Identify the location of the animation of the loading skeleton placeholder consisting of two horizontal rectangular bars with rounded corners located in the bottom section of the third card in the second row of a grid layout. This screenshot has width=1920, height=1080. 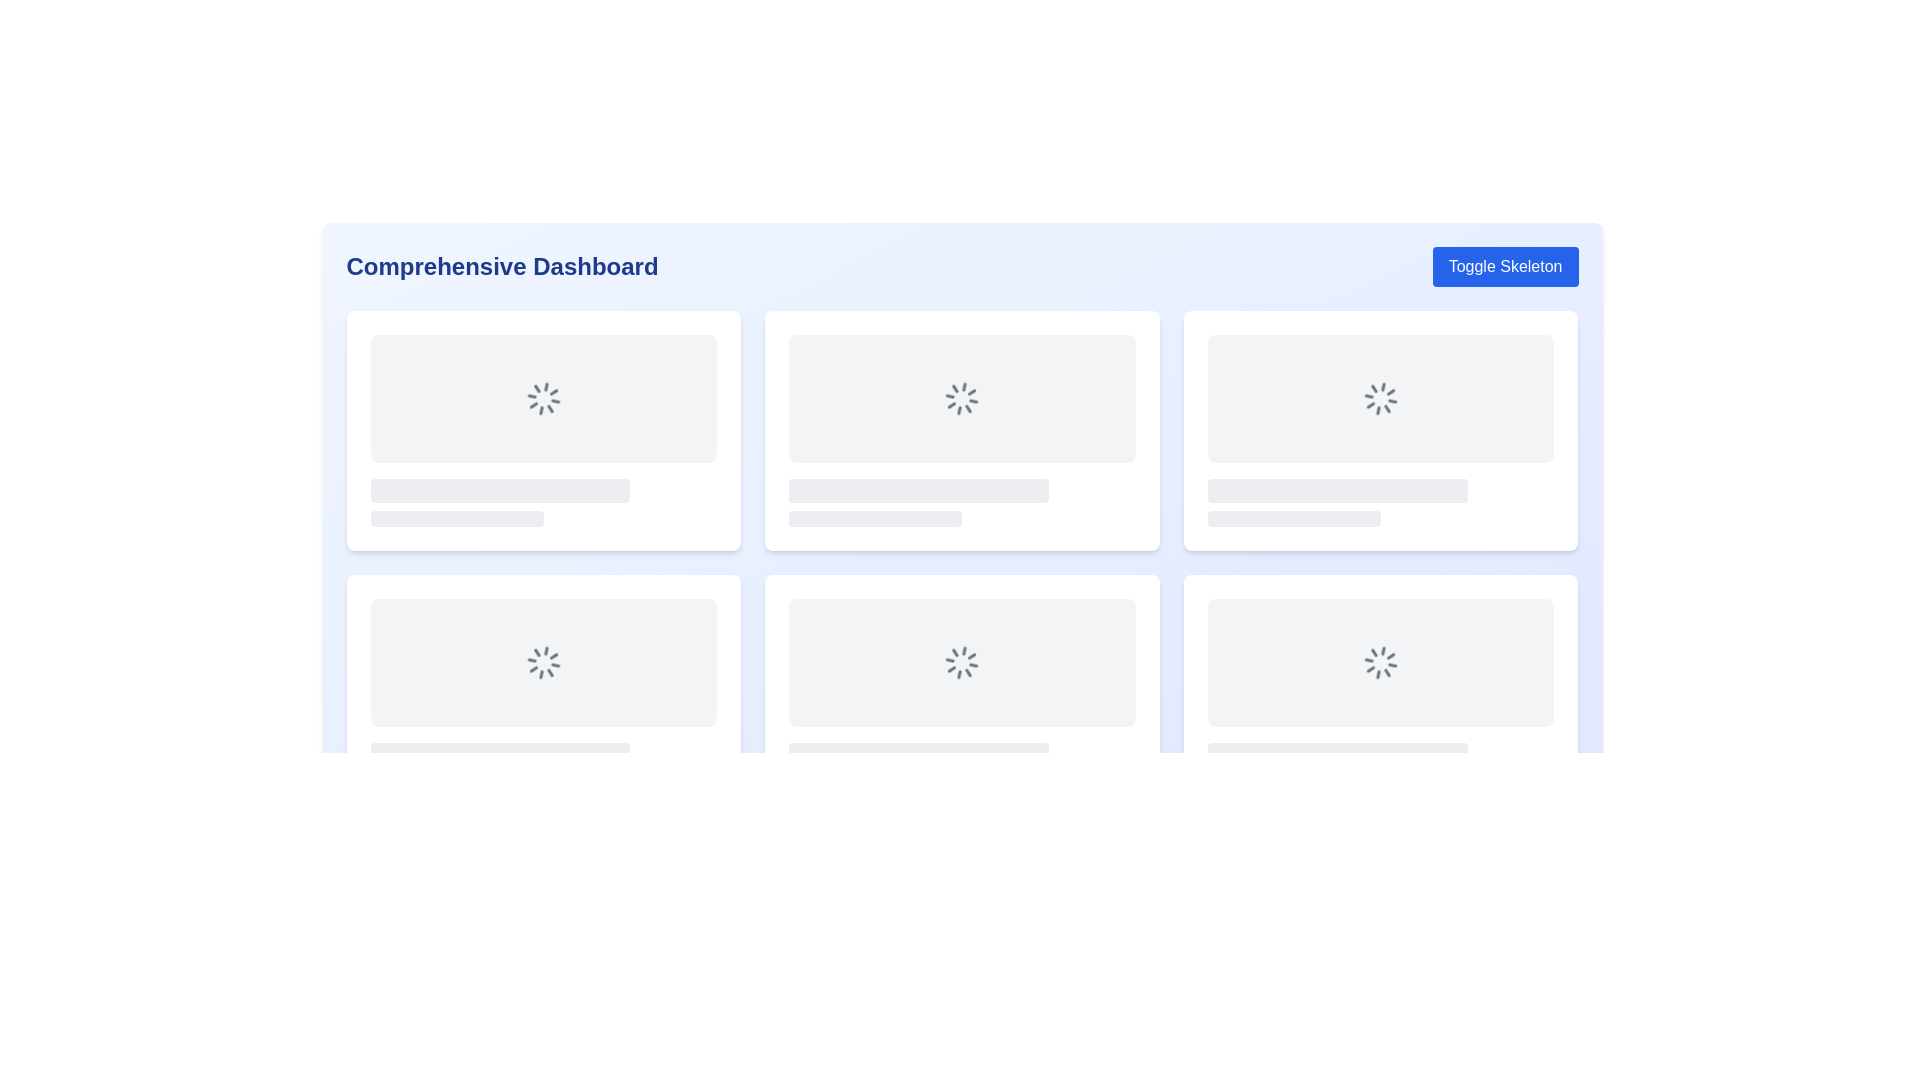
(1380, 501).